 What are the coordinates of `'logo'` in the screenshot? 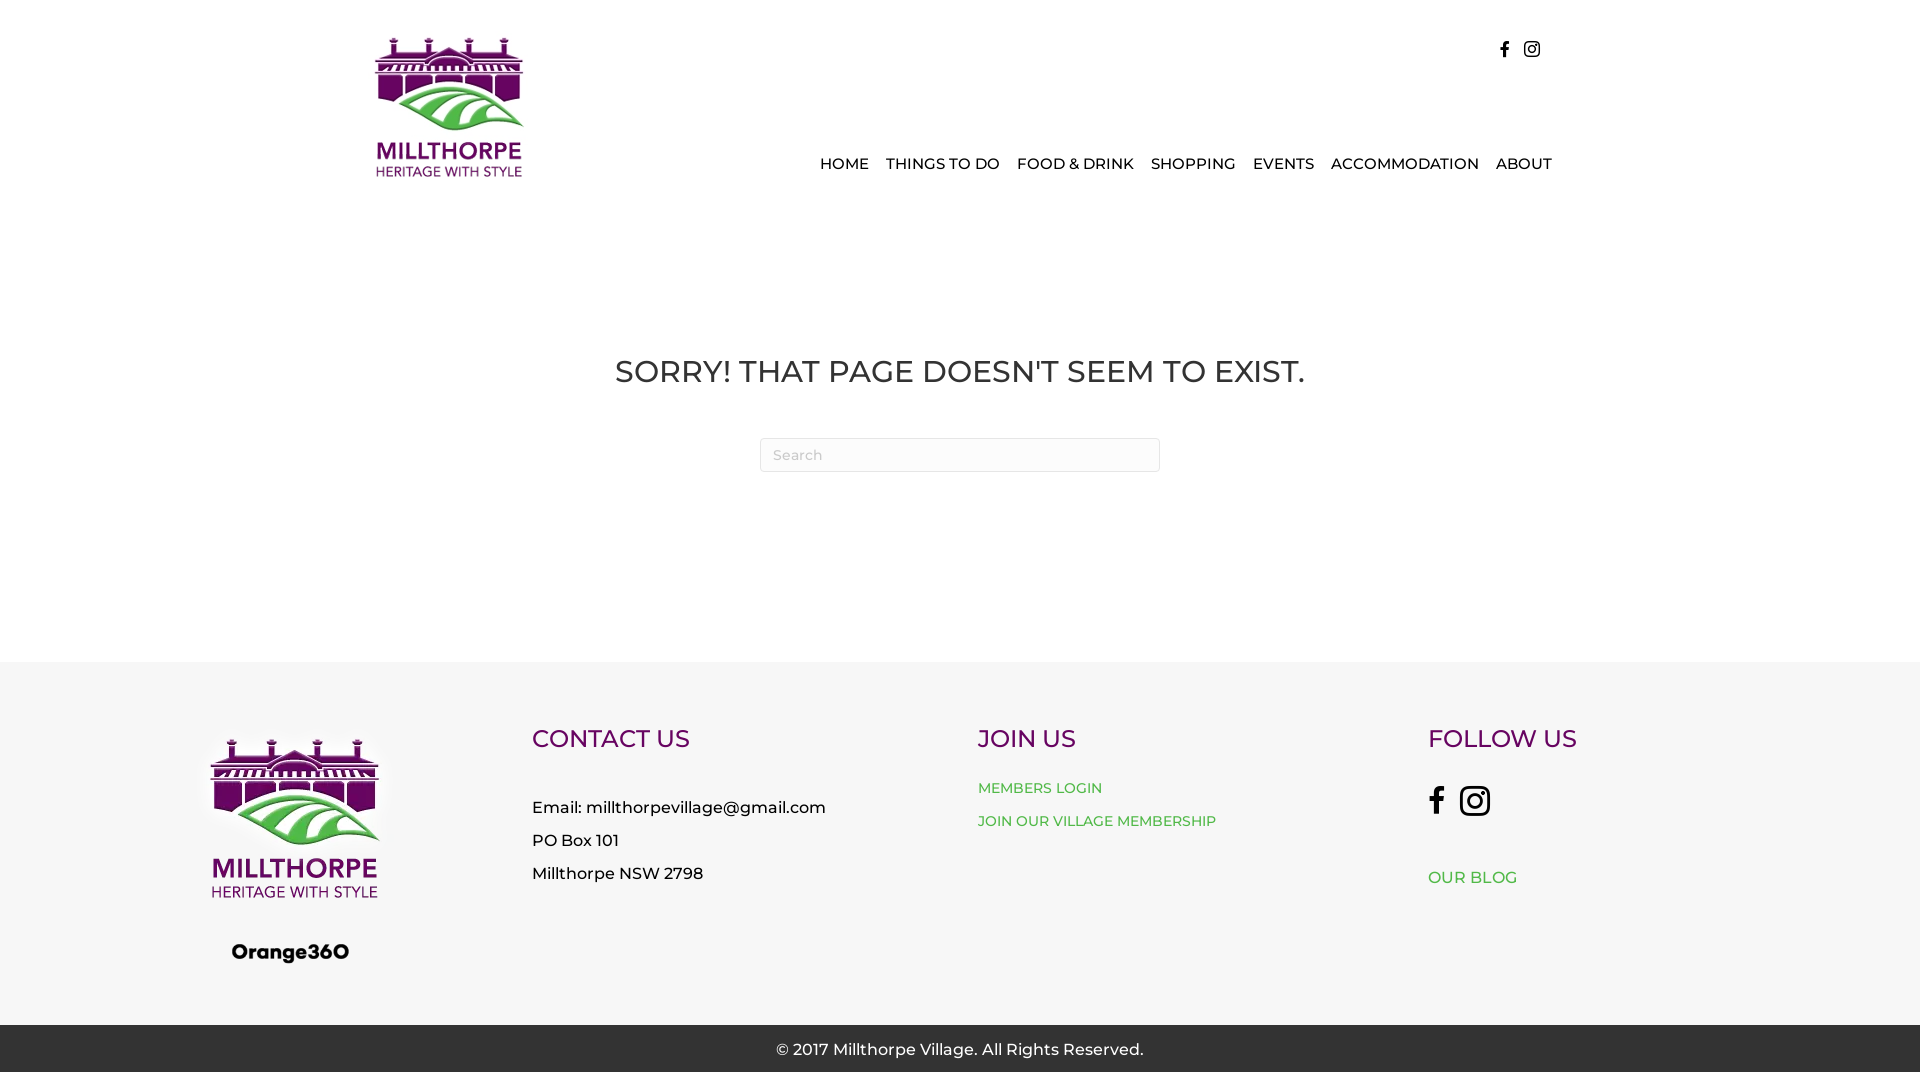 It's located at (190, 812).